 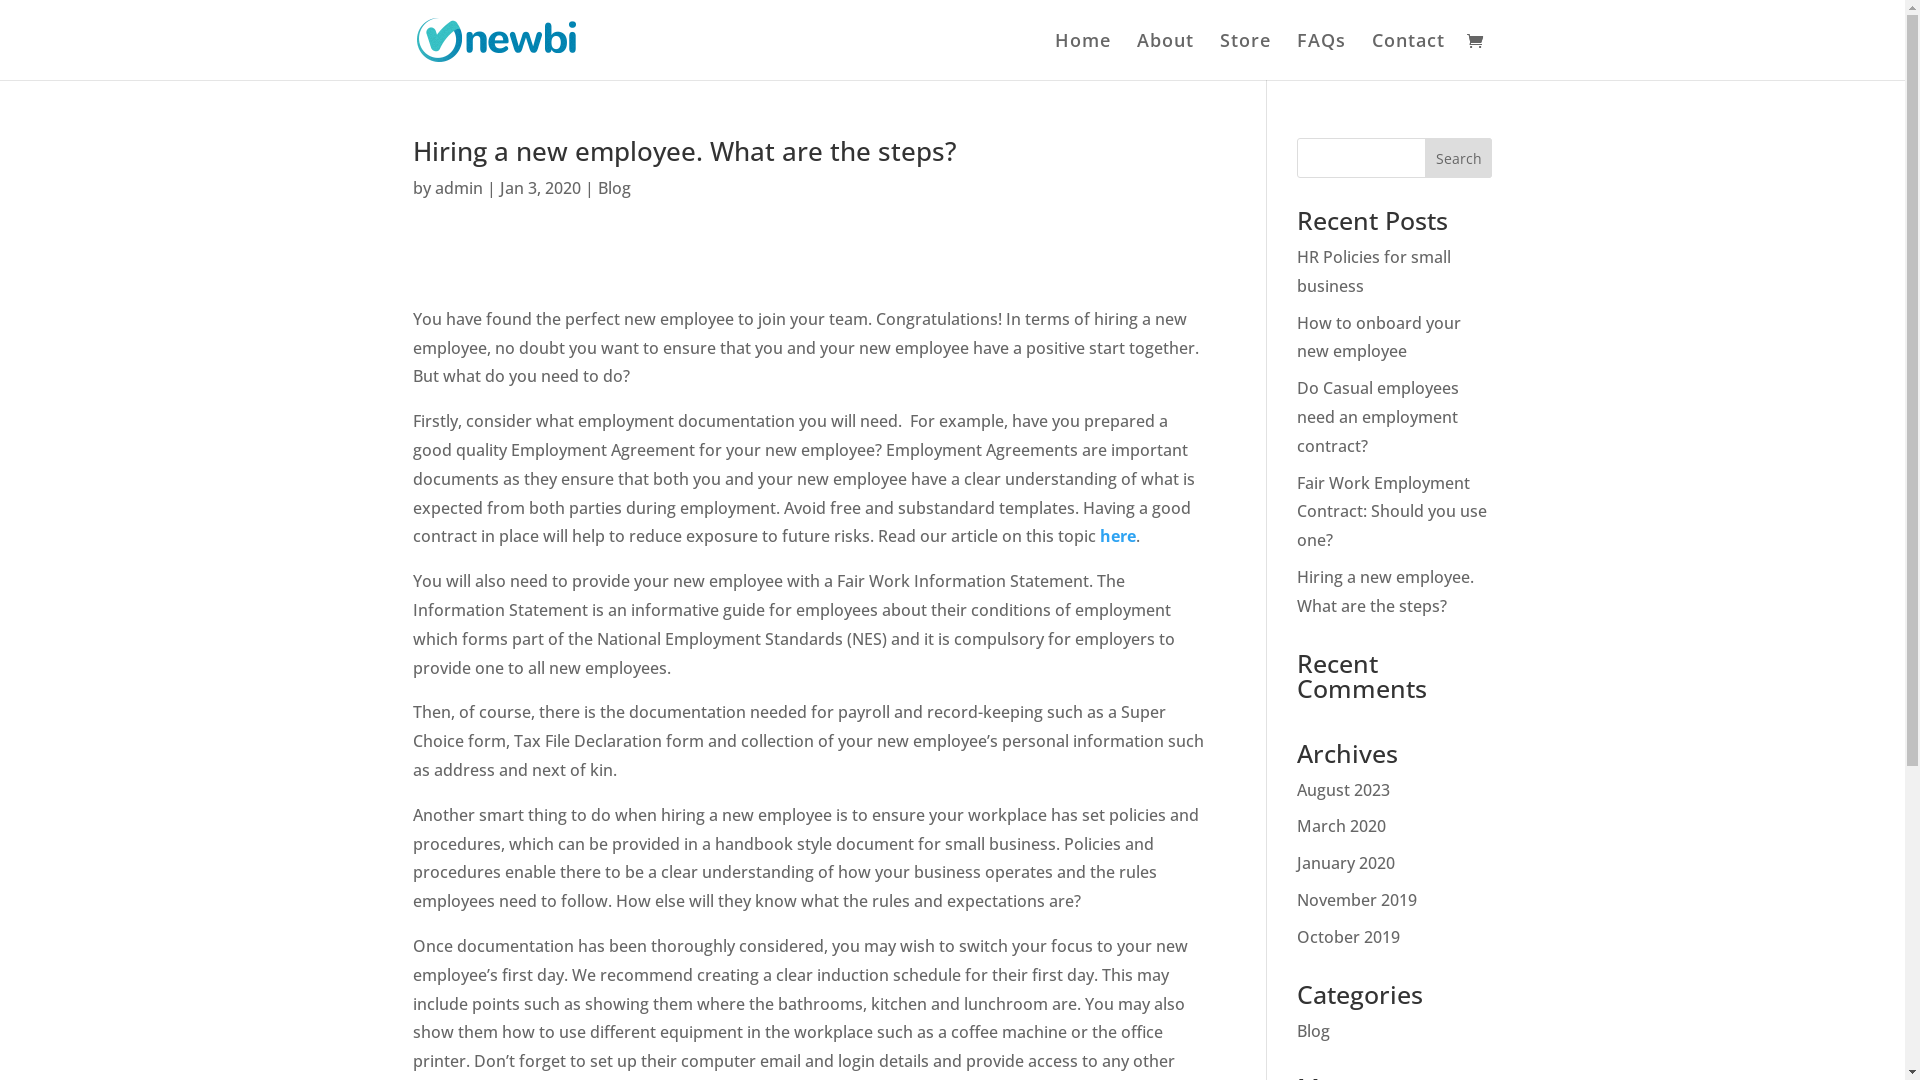 I want to click on 'March 2020', so click(x=1341, y=825).